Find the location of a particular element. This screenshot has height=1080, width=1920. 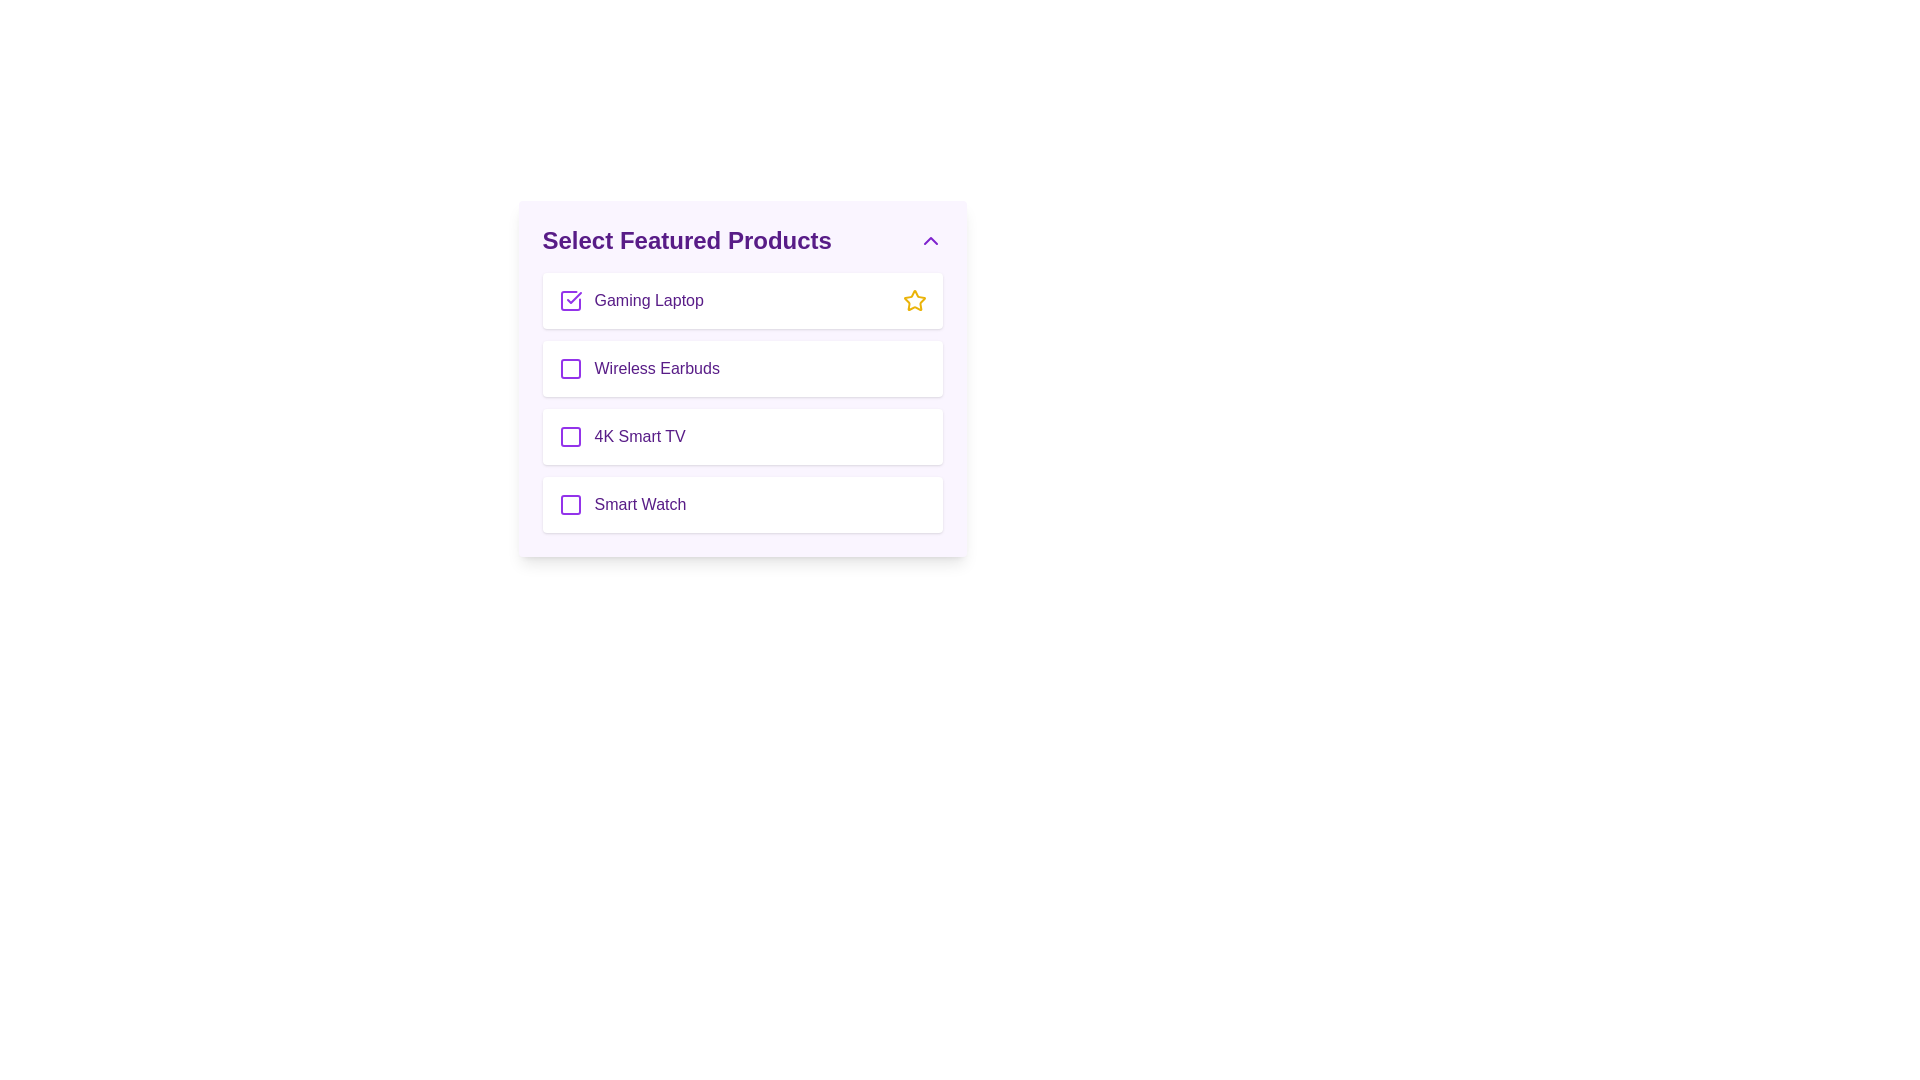

the star icon located in the grid-like list component, which is positioned to the right of the 'Gaming Laptop' name is located at coordinates (913, 300).